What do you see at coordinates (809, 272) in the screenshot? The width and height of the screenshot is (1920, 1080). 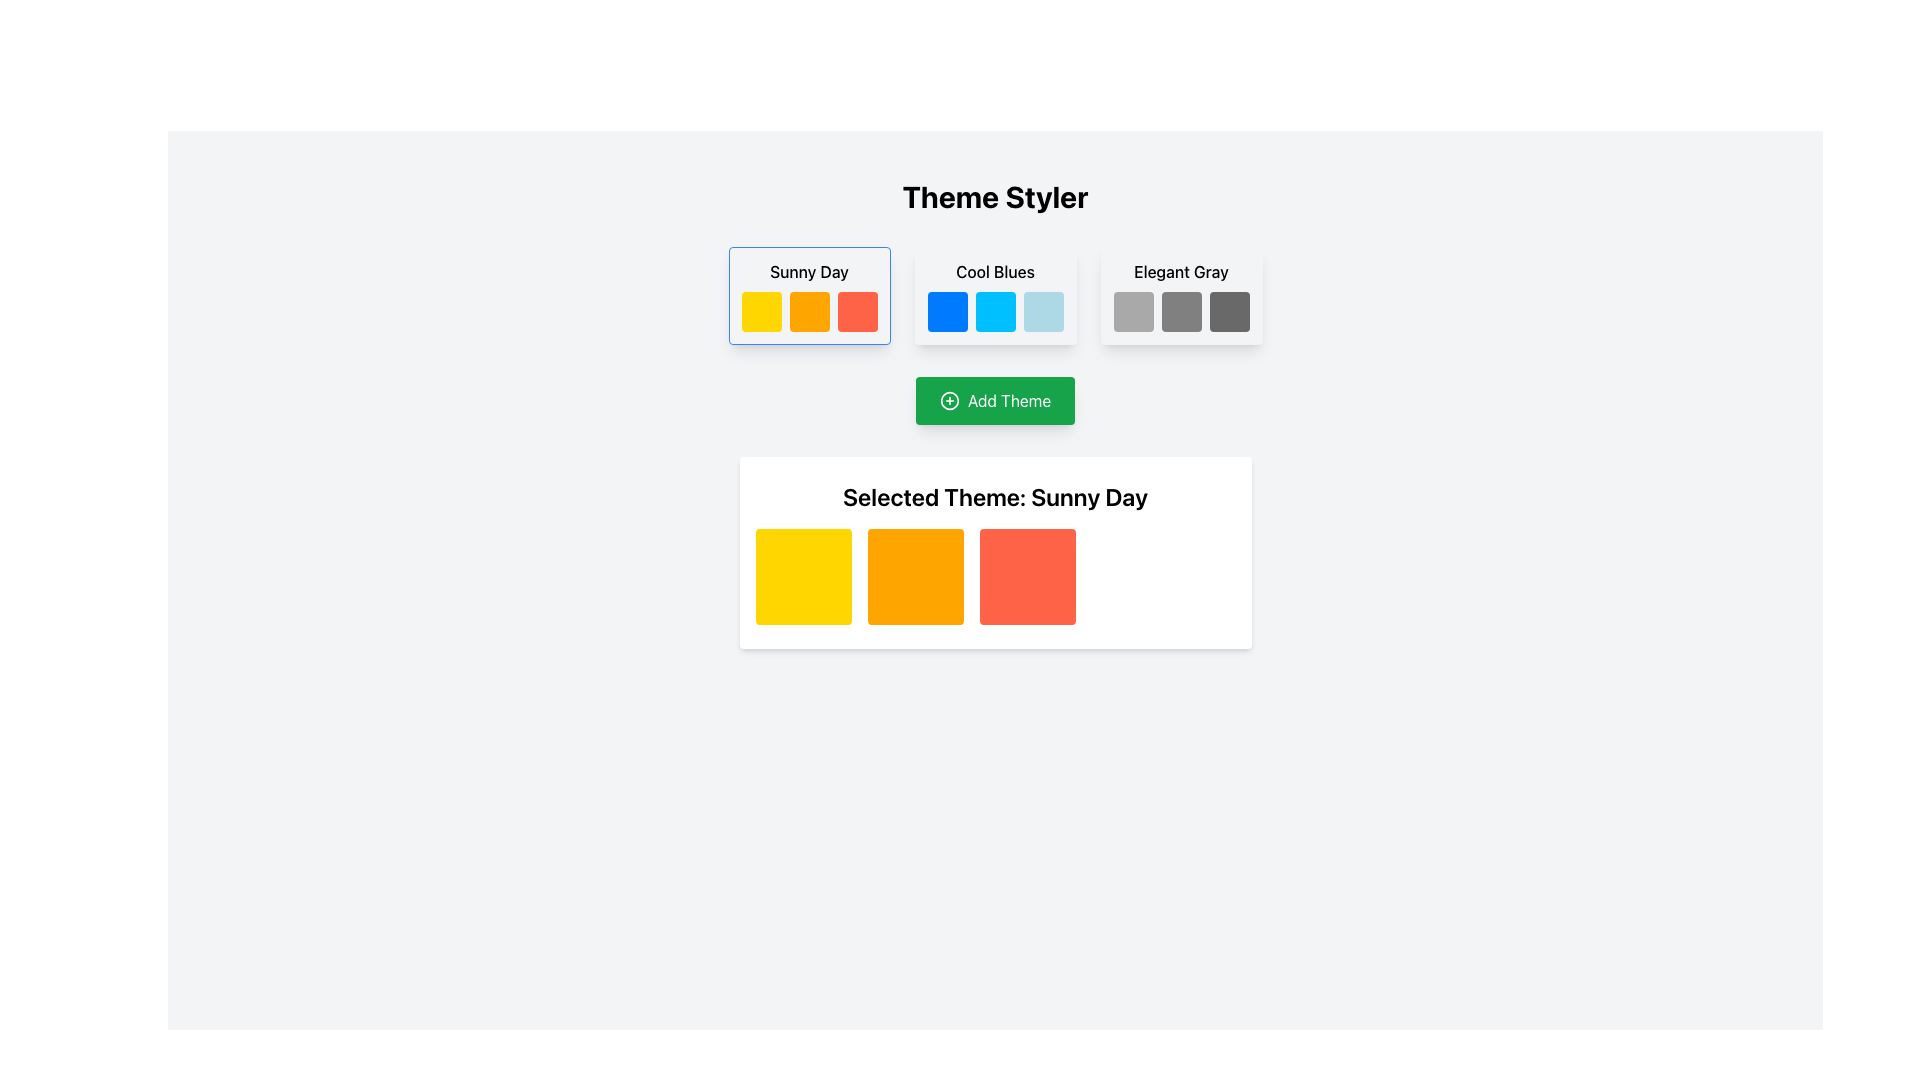 I see `the text label displaying 'Sunny Day'` at bounding box center [809, 272].